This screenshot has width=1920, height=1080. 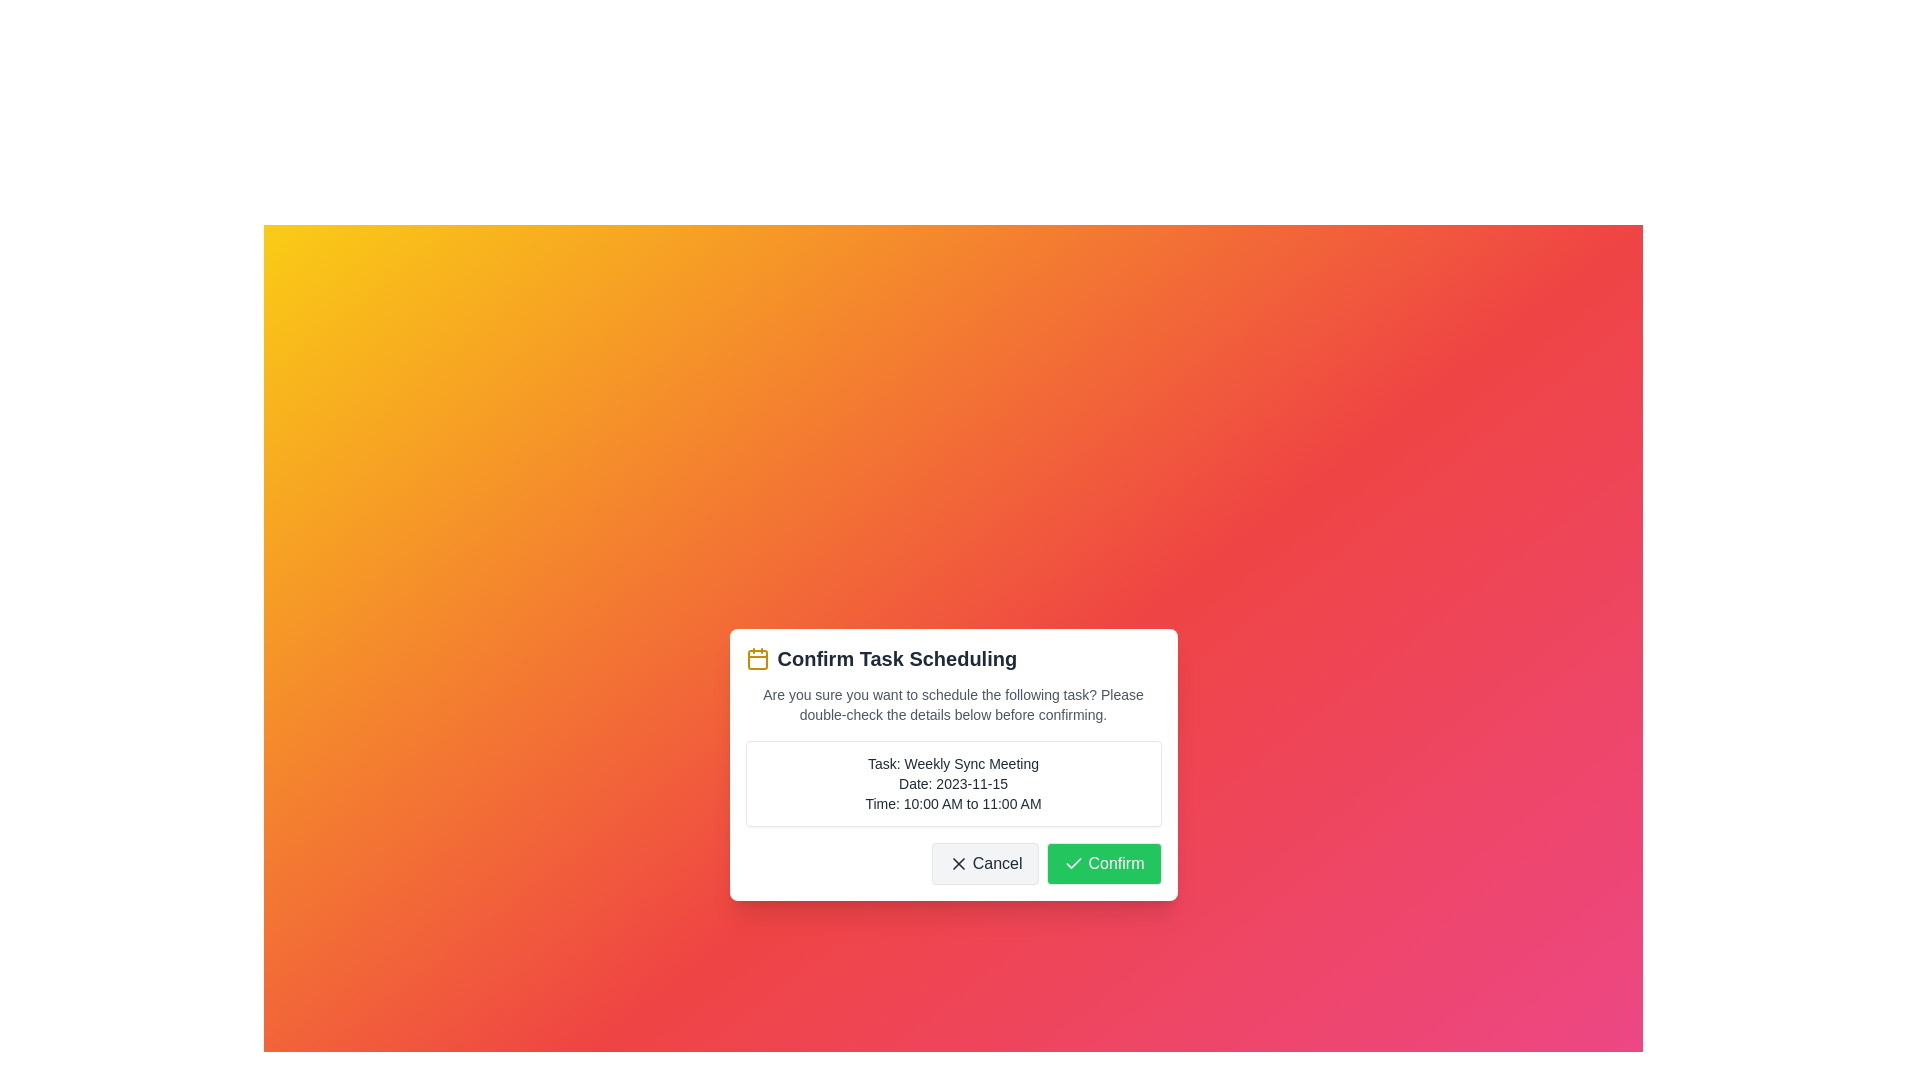 I want to click on the 'X' icon within the 'Cancel' button in the dialog box, so click(x=957, y=863).